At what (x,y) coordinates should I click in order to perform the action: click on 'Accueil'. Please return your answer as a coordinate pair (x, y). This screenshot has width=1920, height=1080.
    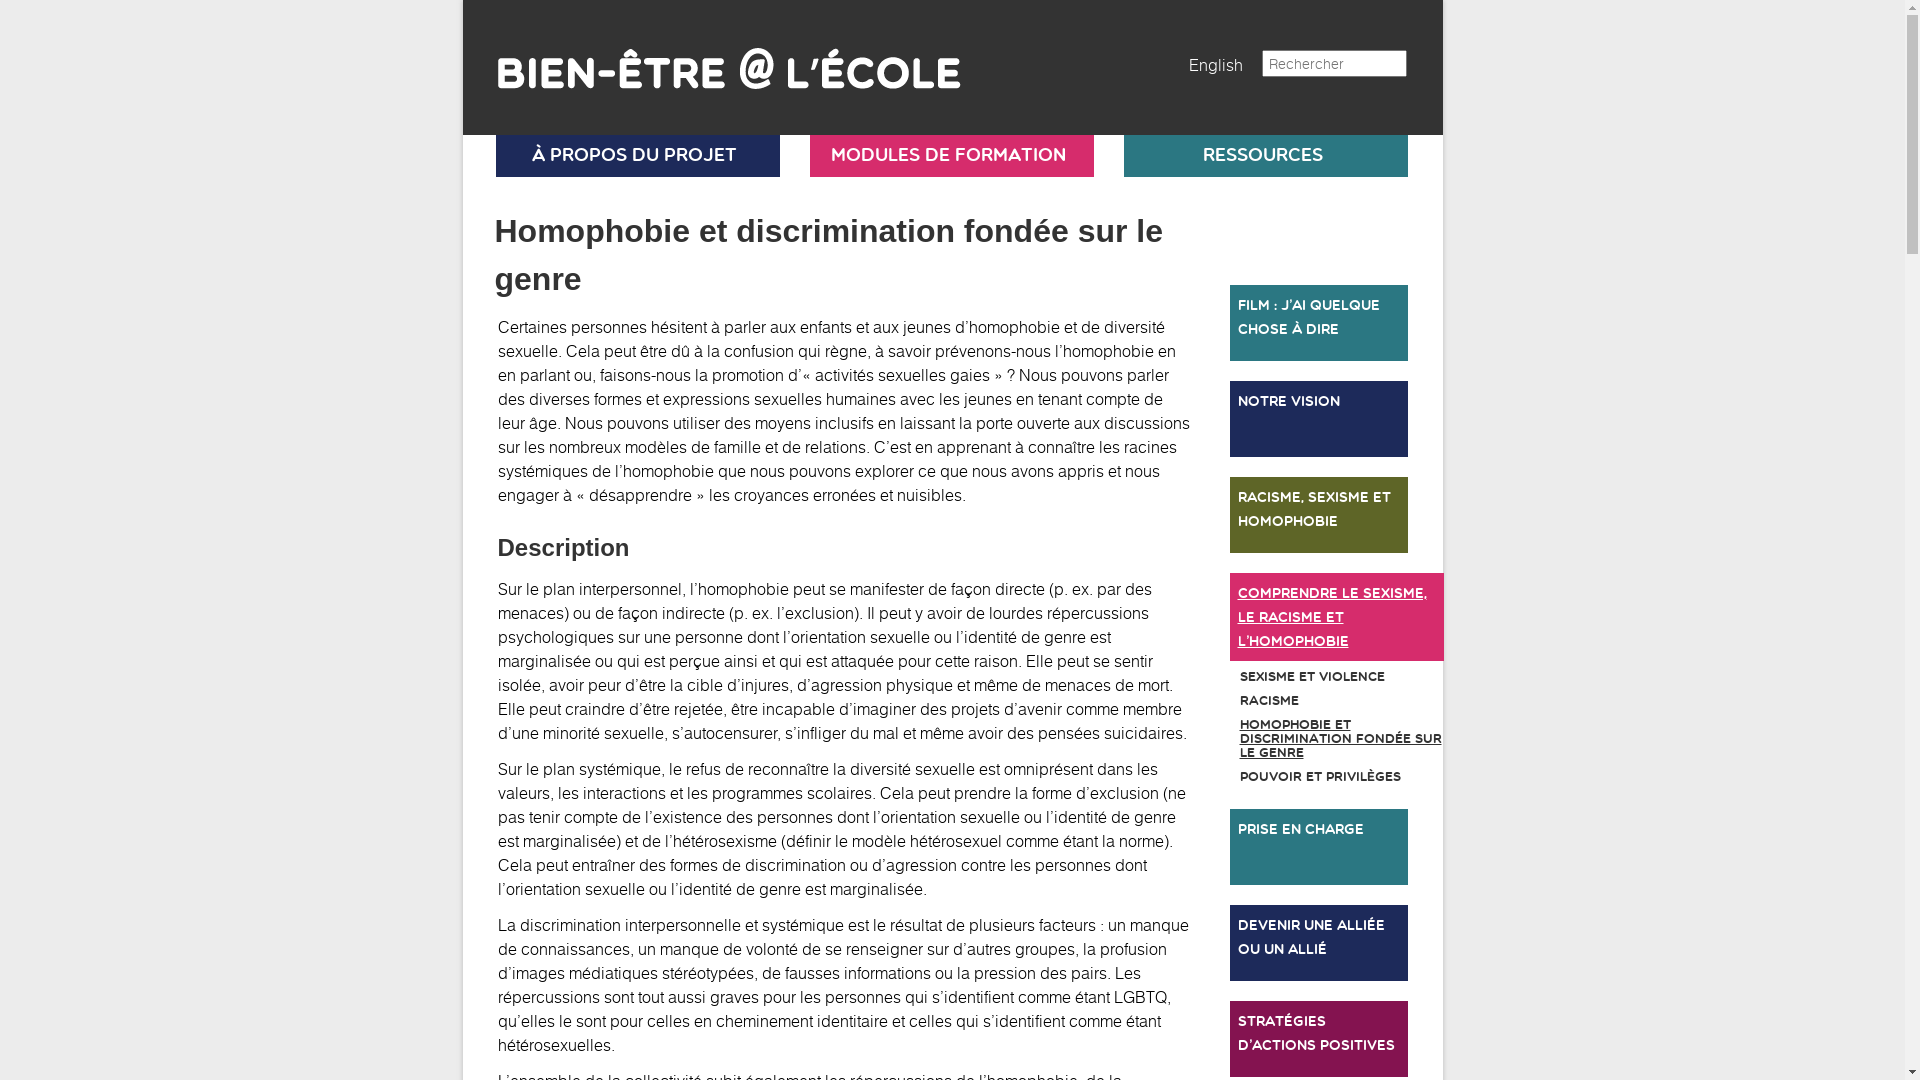
    Looking at the image, I should click on (715, 58).